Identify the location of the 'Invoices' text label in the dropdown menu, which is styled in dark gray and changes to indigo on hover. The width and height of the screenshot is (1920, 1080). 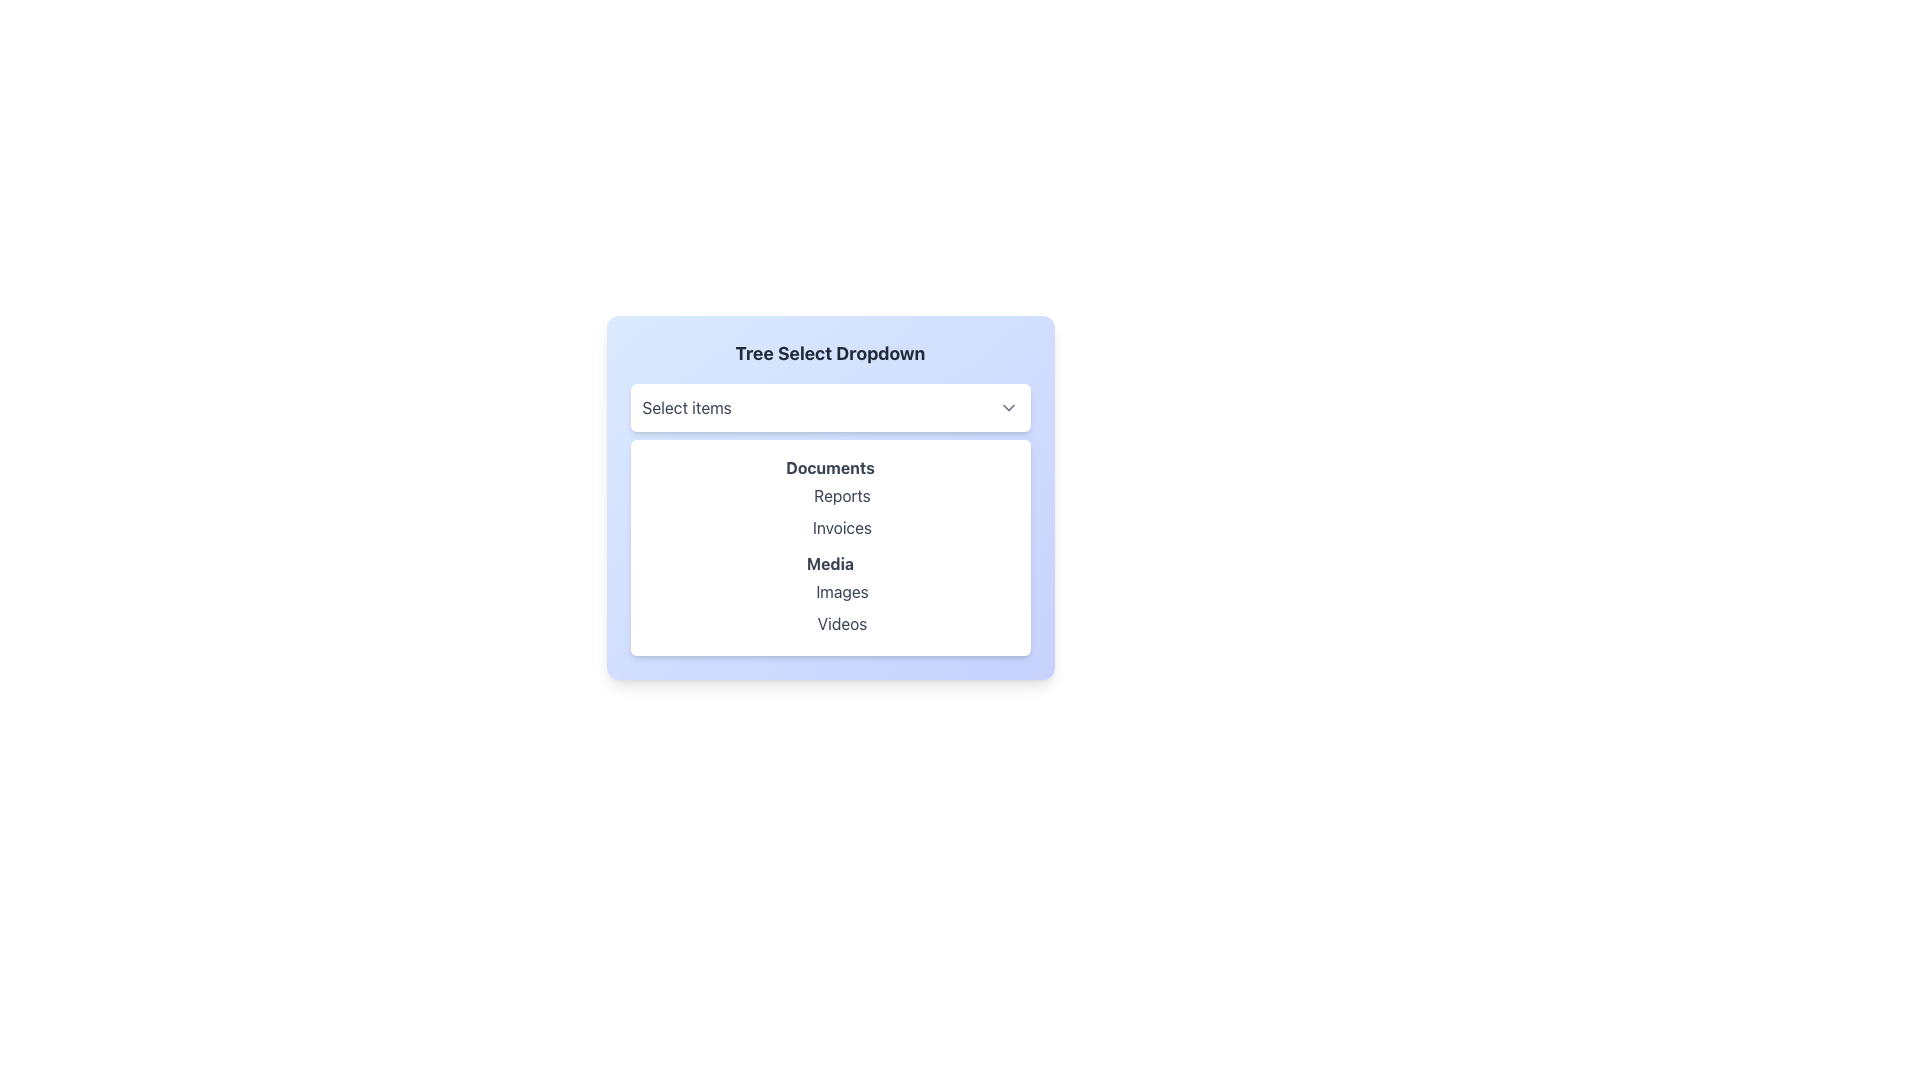
(838, 527).